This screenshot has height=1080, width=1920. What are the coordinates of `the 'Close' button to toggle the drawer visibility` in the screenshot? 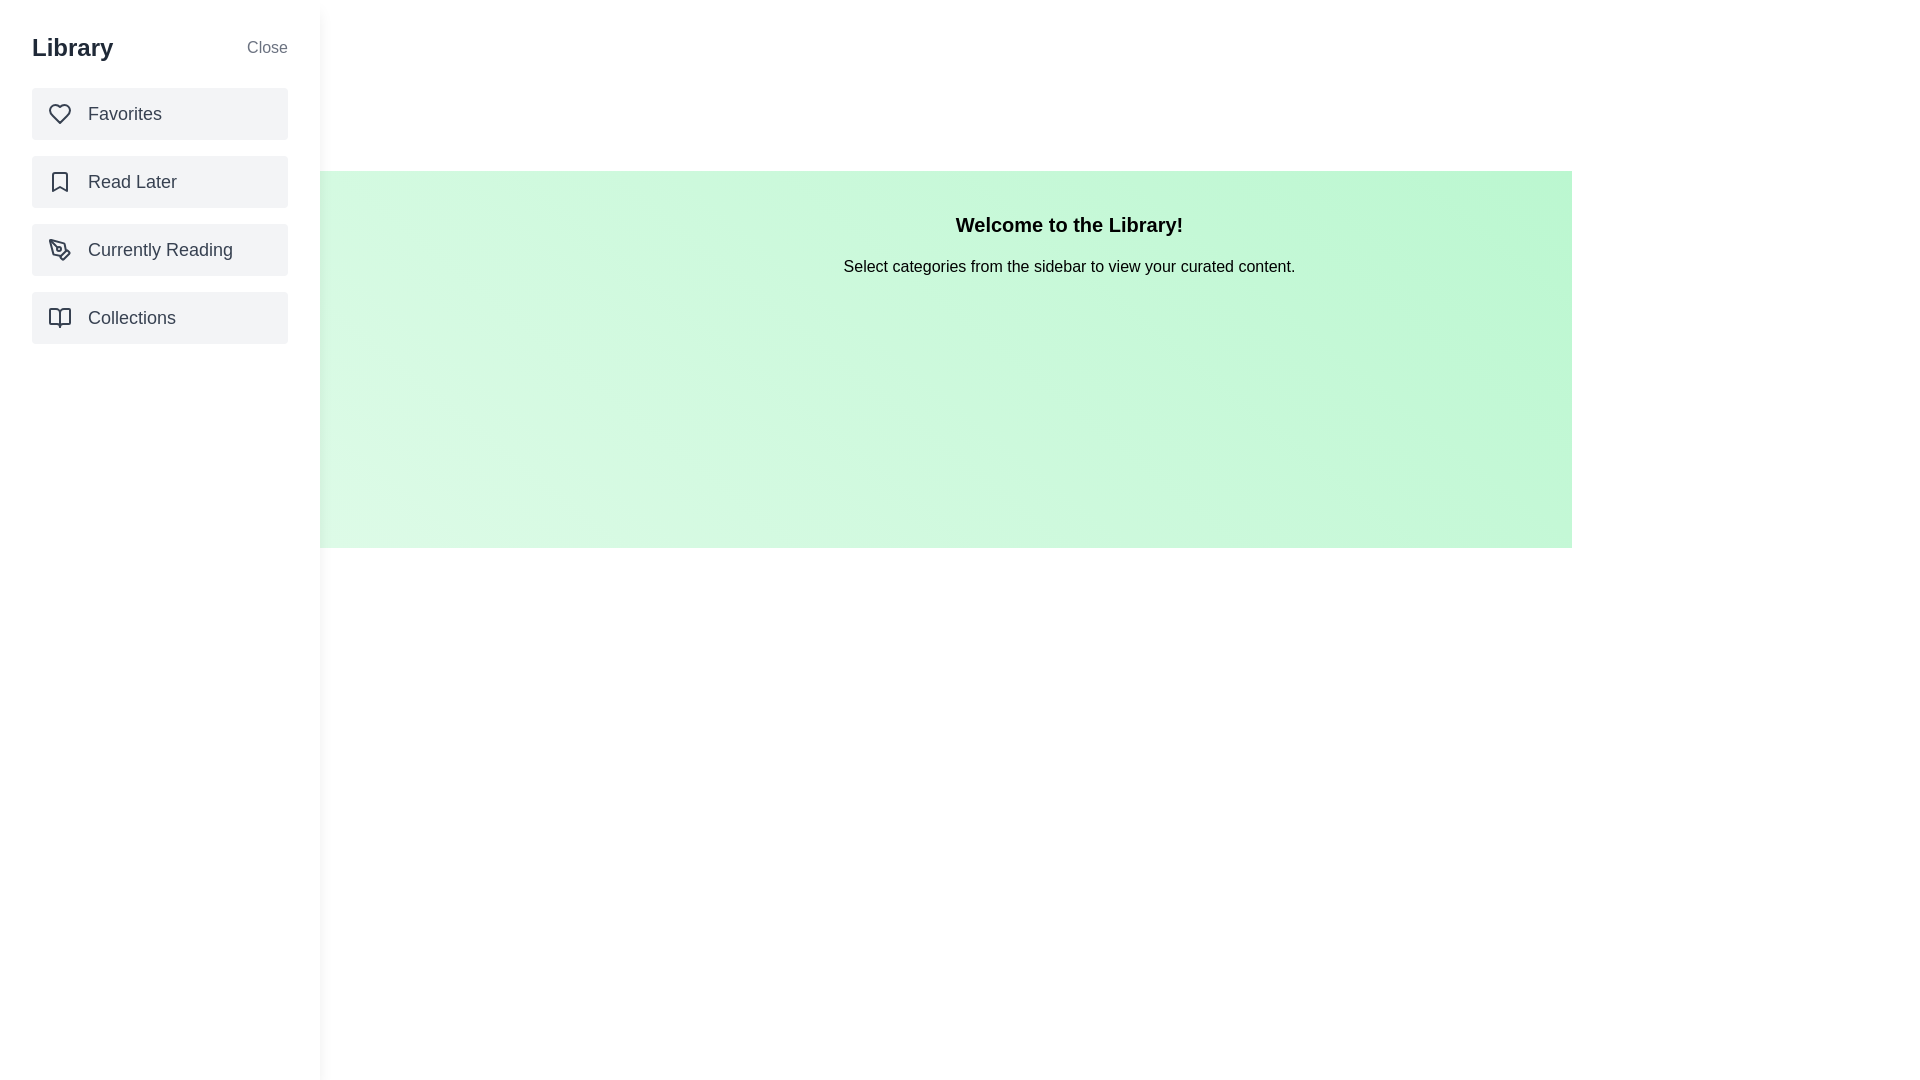 It's located at (266, 46).